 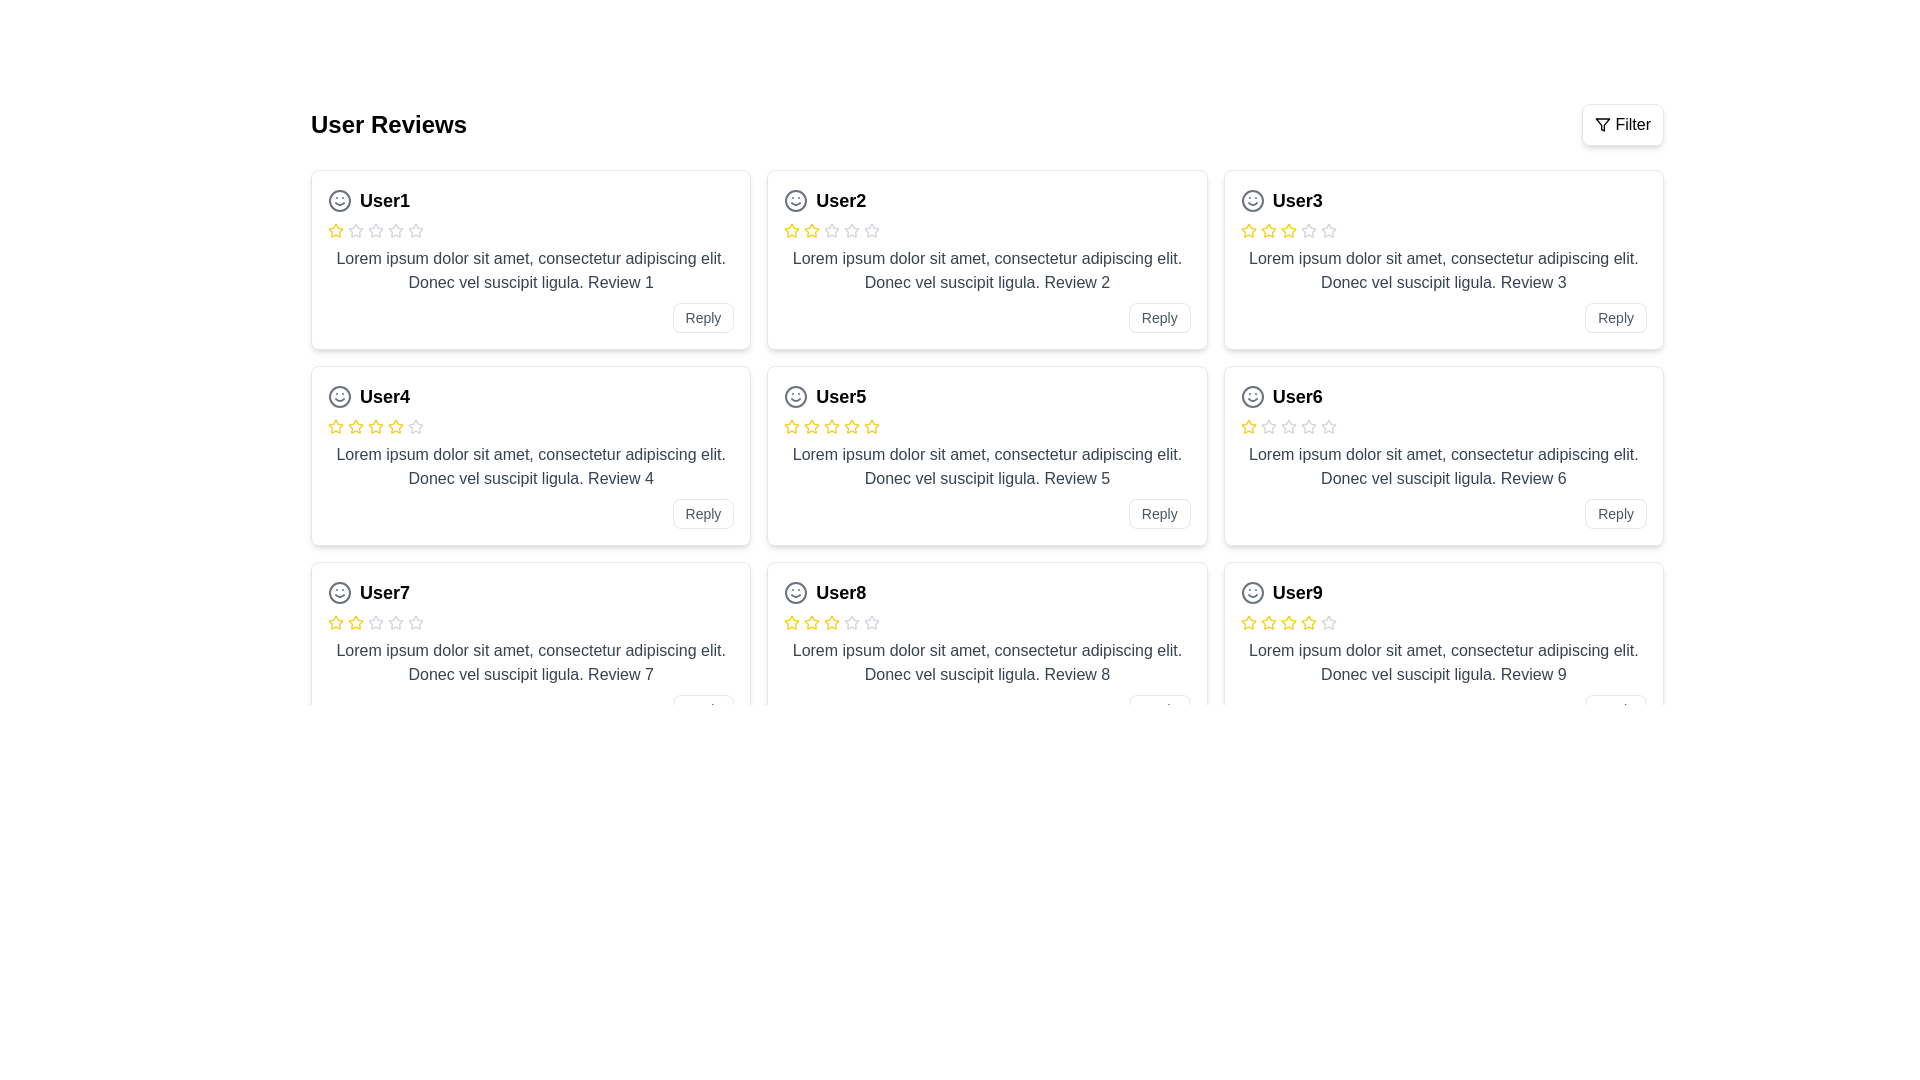 I want to click on the sixth star icon in the rating section of User7's review card, so click(x=395, y=622).